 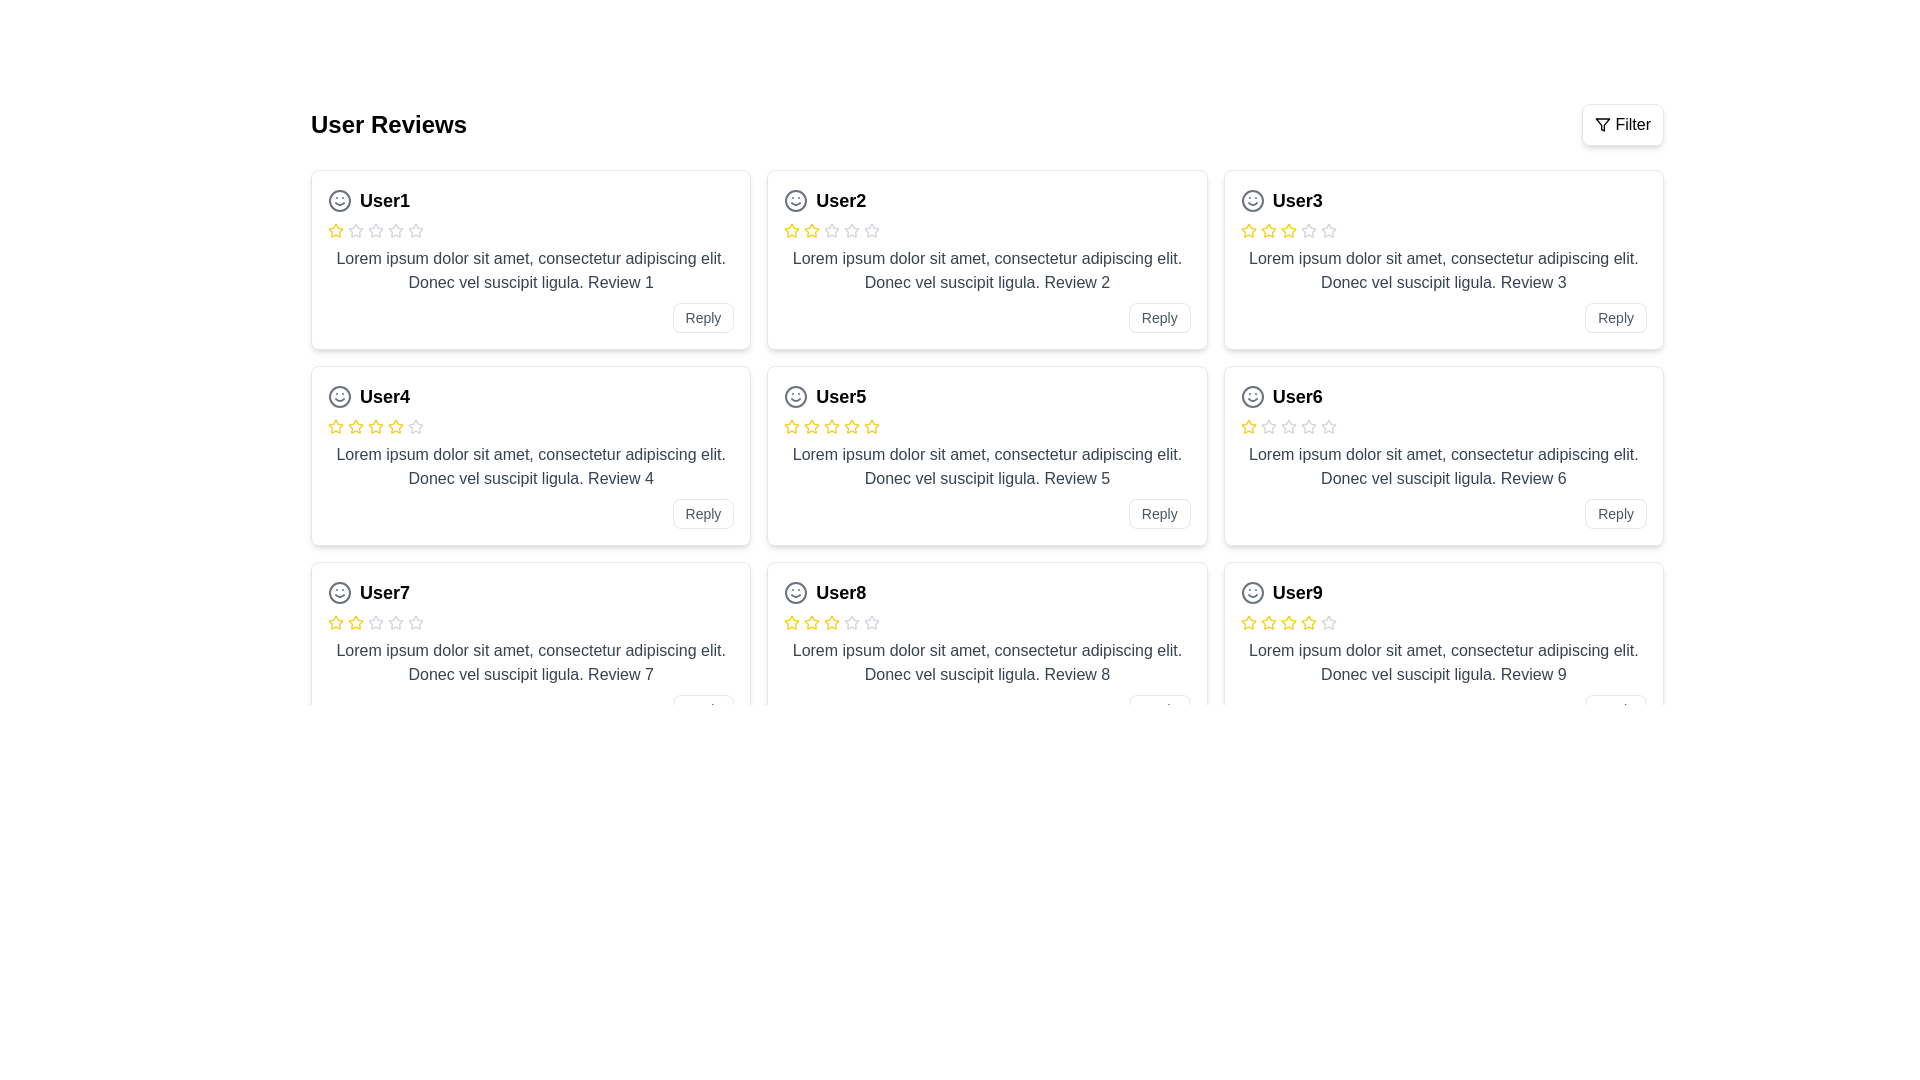 I want to click on the sixth star icon in the rating section of User7's review card, so click(x=395, y=622).